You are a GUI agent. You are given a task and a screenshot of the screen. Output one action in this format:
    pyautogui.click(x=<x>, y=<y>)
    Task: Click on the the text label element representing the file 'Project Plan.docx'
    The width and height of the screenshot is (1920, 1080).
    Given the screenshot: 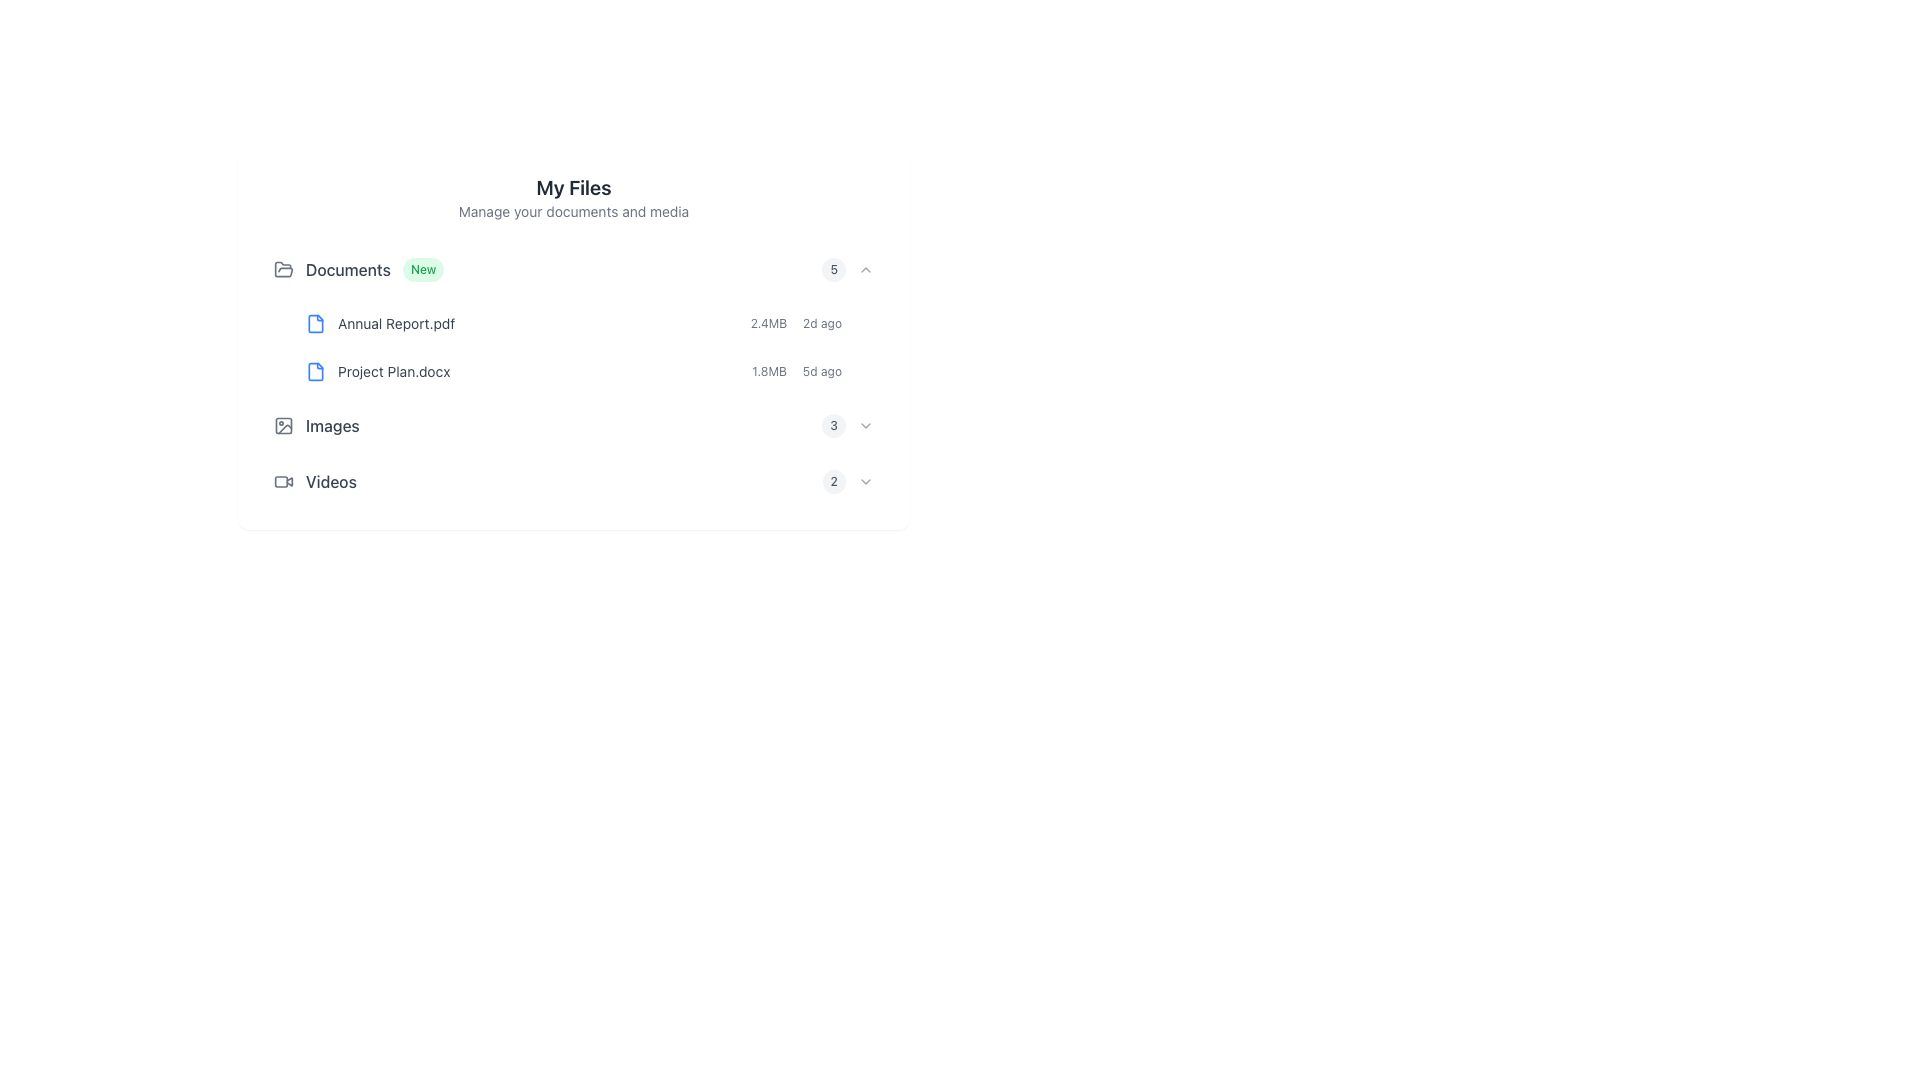 What is the action you would take?
    pyautogui.click(x=378, y=371)
    